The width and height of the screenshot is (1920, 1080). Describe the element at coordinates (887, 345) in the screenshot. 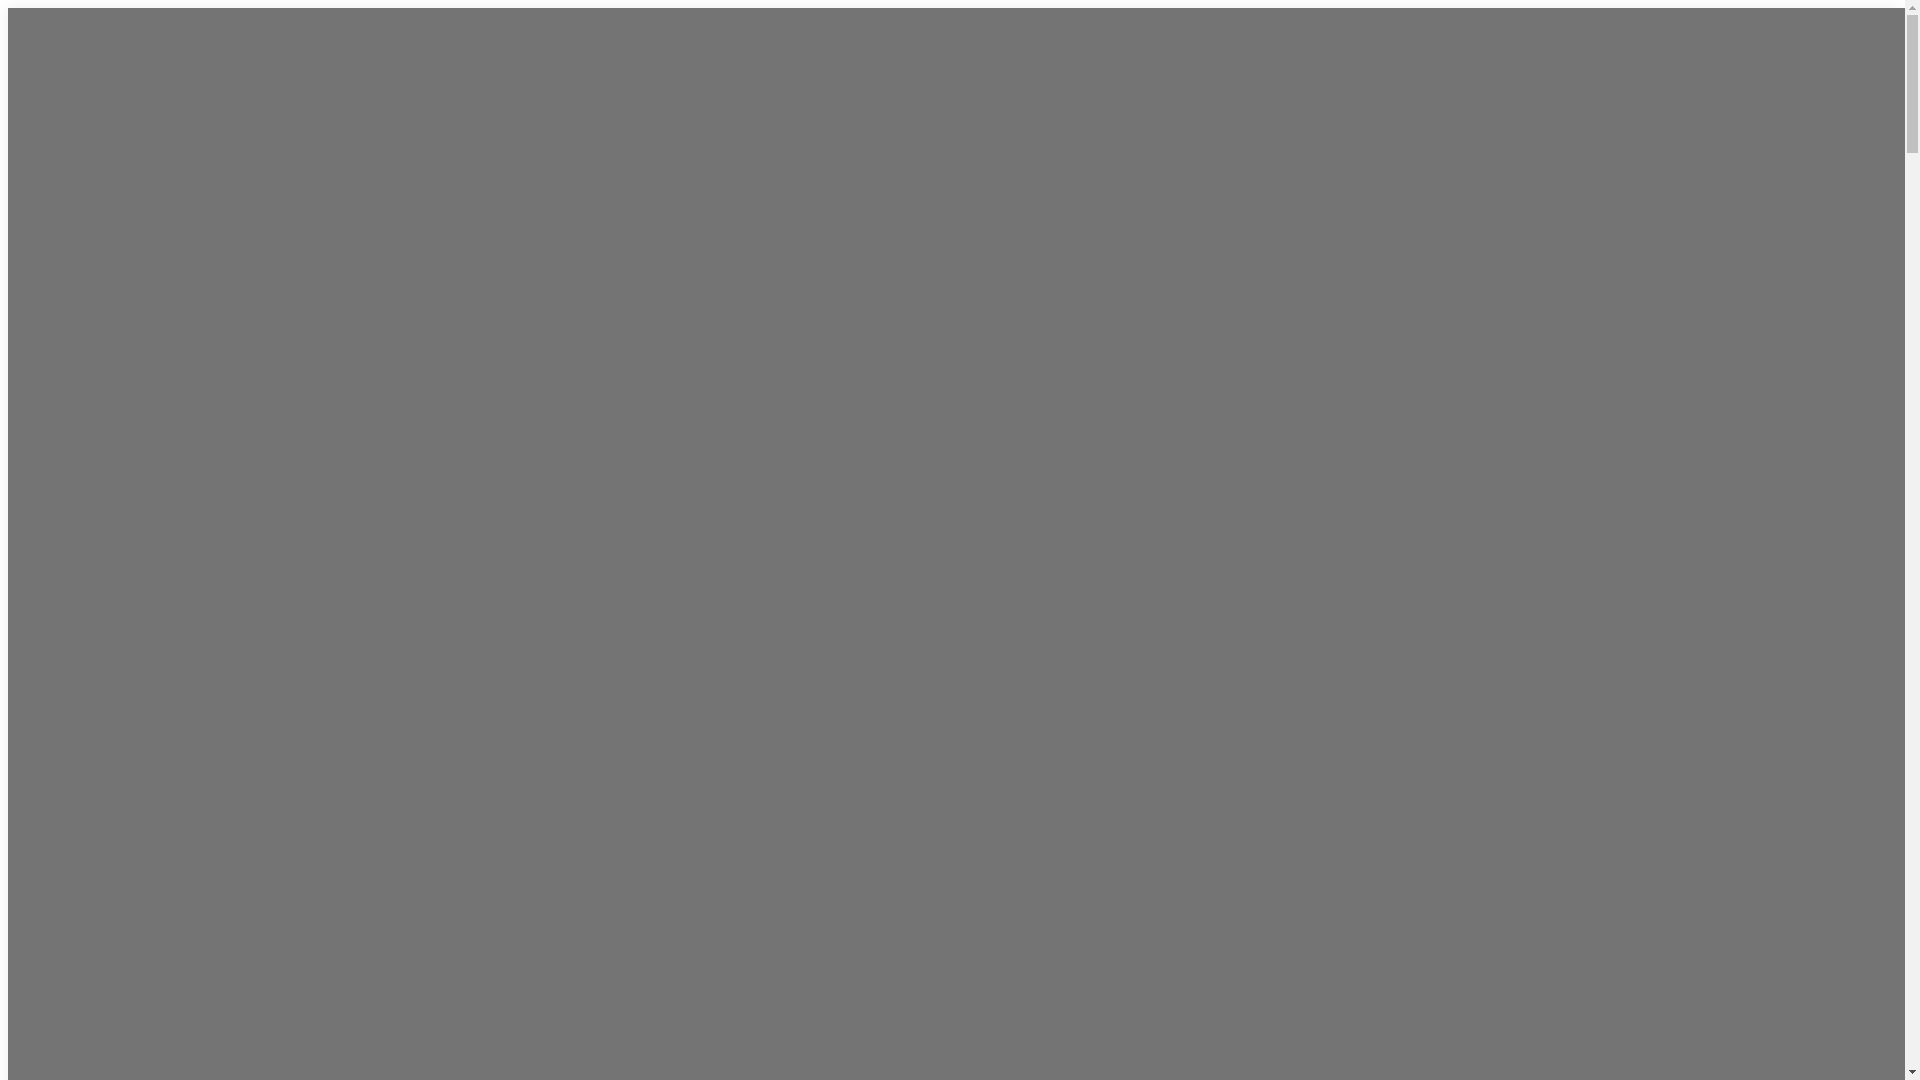

I see `'Waste Lawyers'` at that location.